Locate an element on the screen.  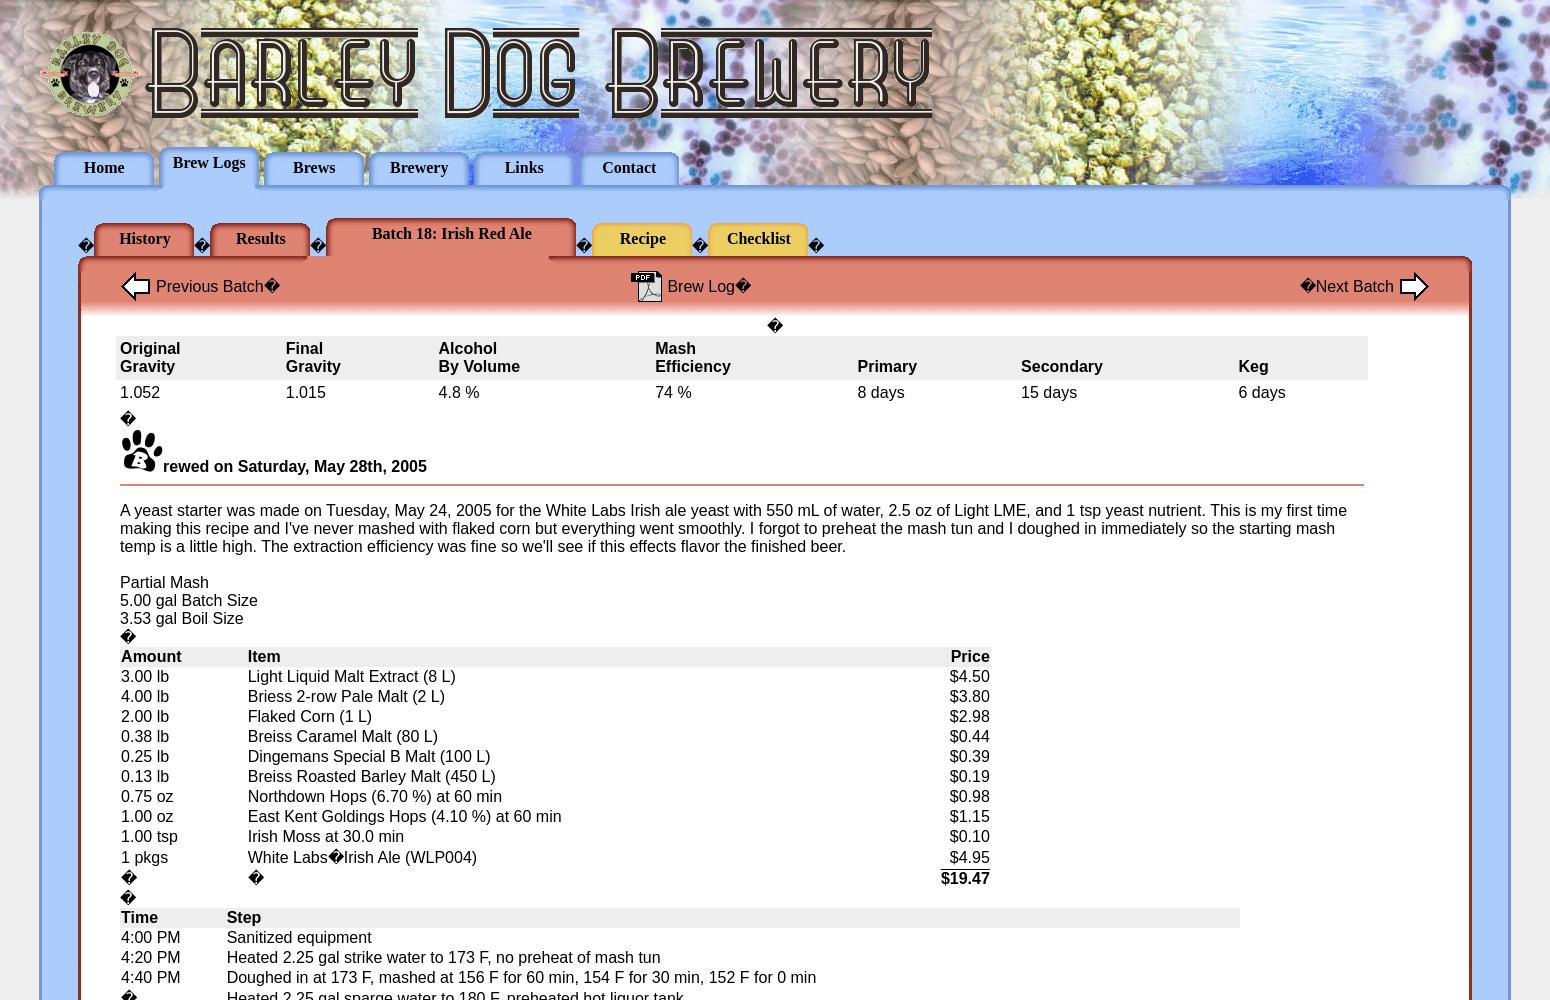
'1 pkgs' is located at coordinates (144, 855).